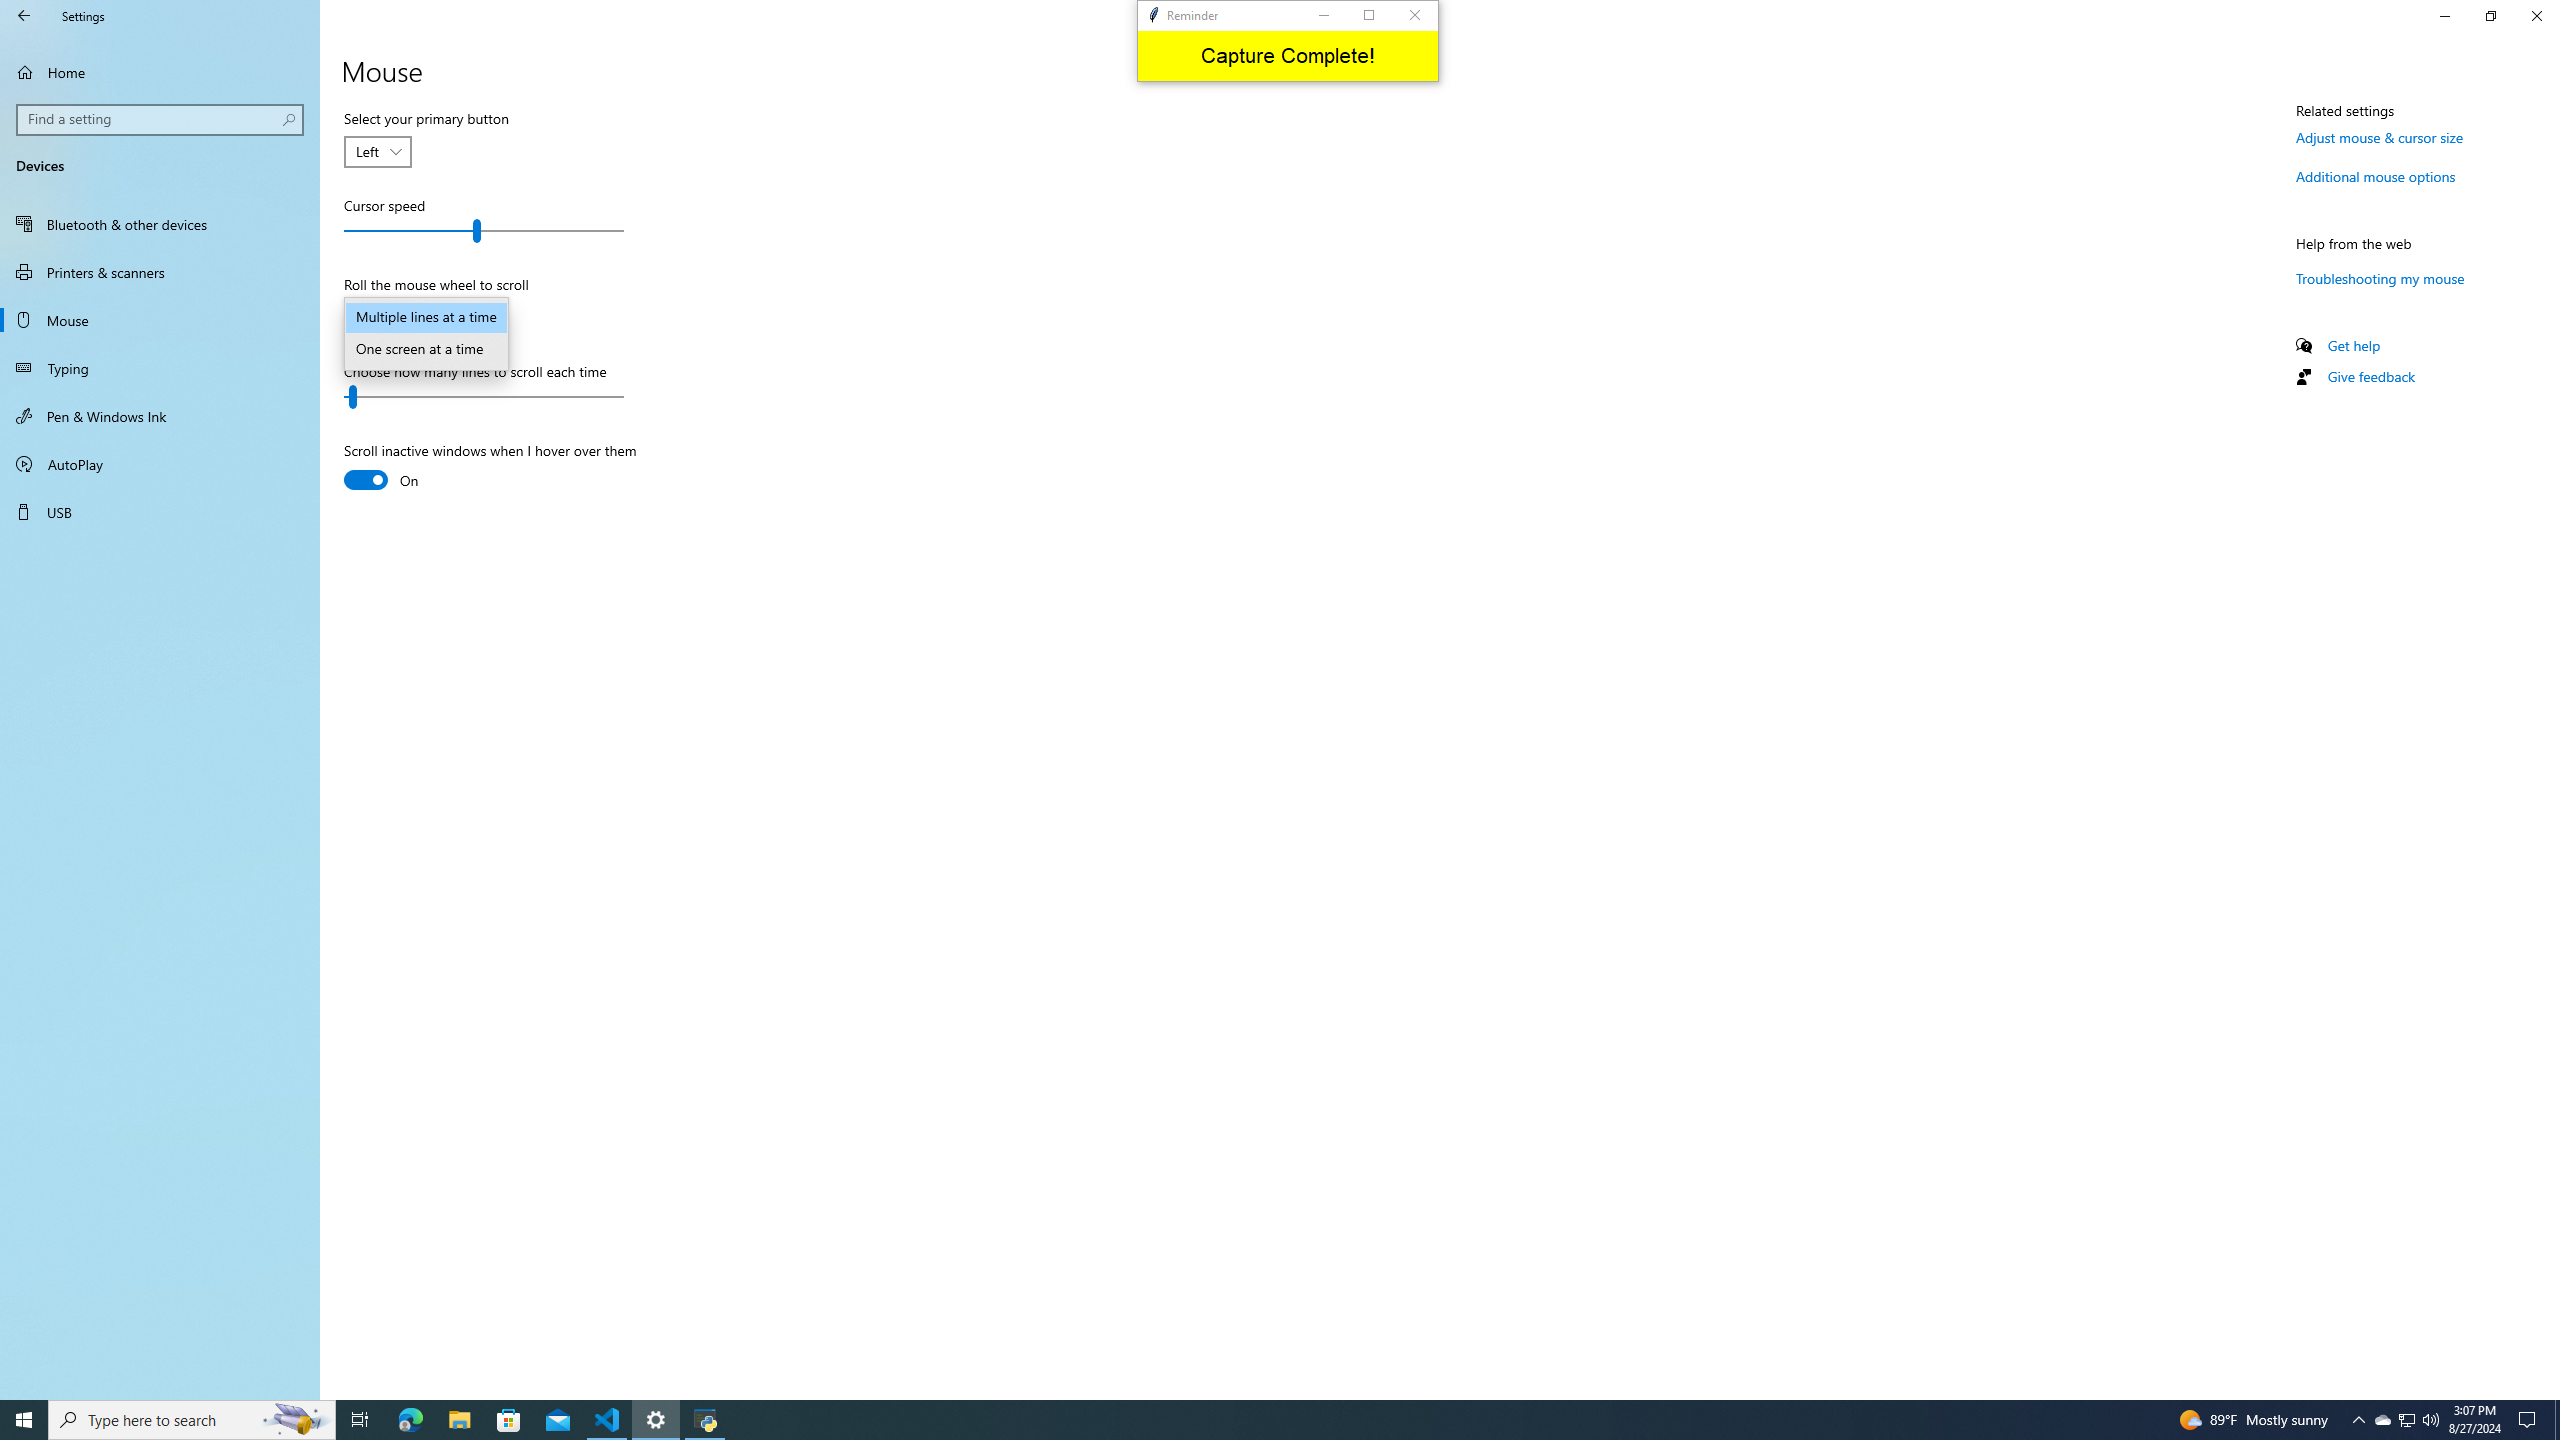 The image size is (2560, 1440). I want to click on 'Additional mouse options', so click(2374, 176).